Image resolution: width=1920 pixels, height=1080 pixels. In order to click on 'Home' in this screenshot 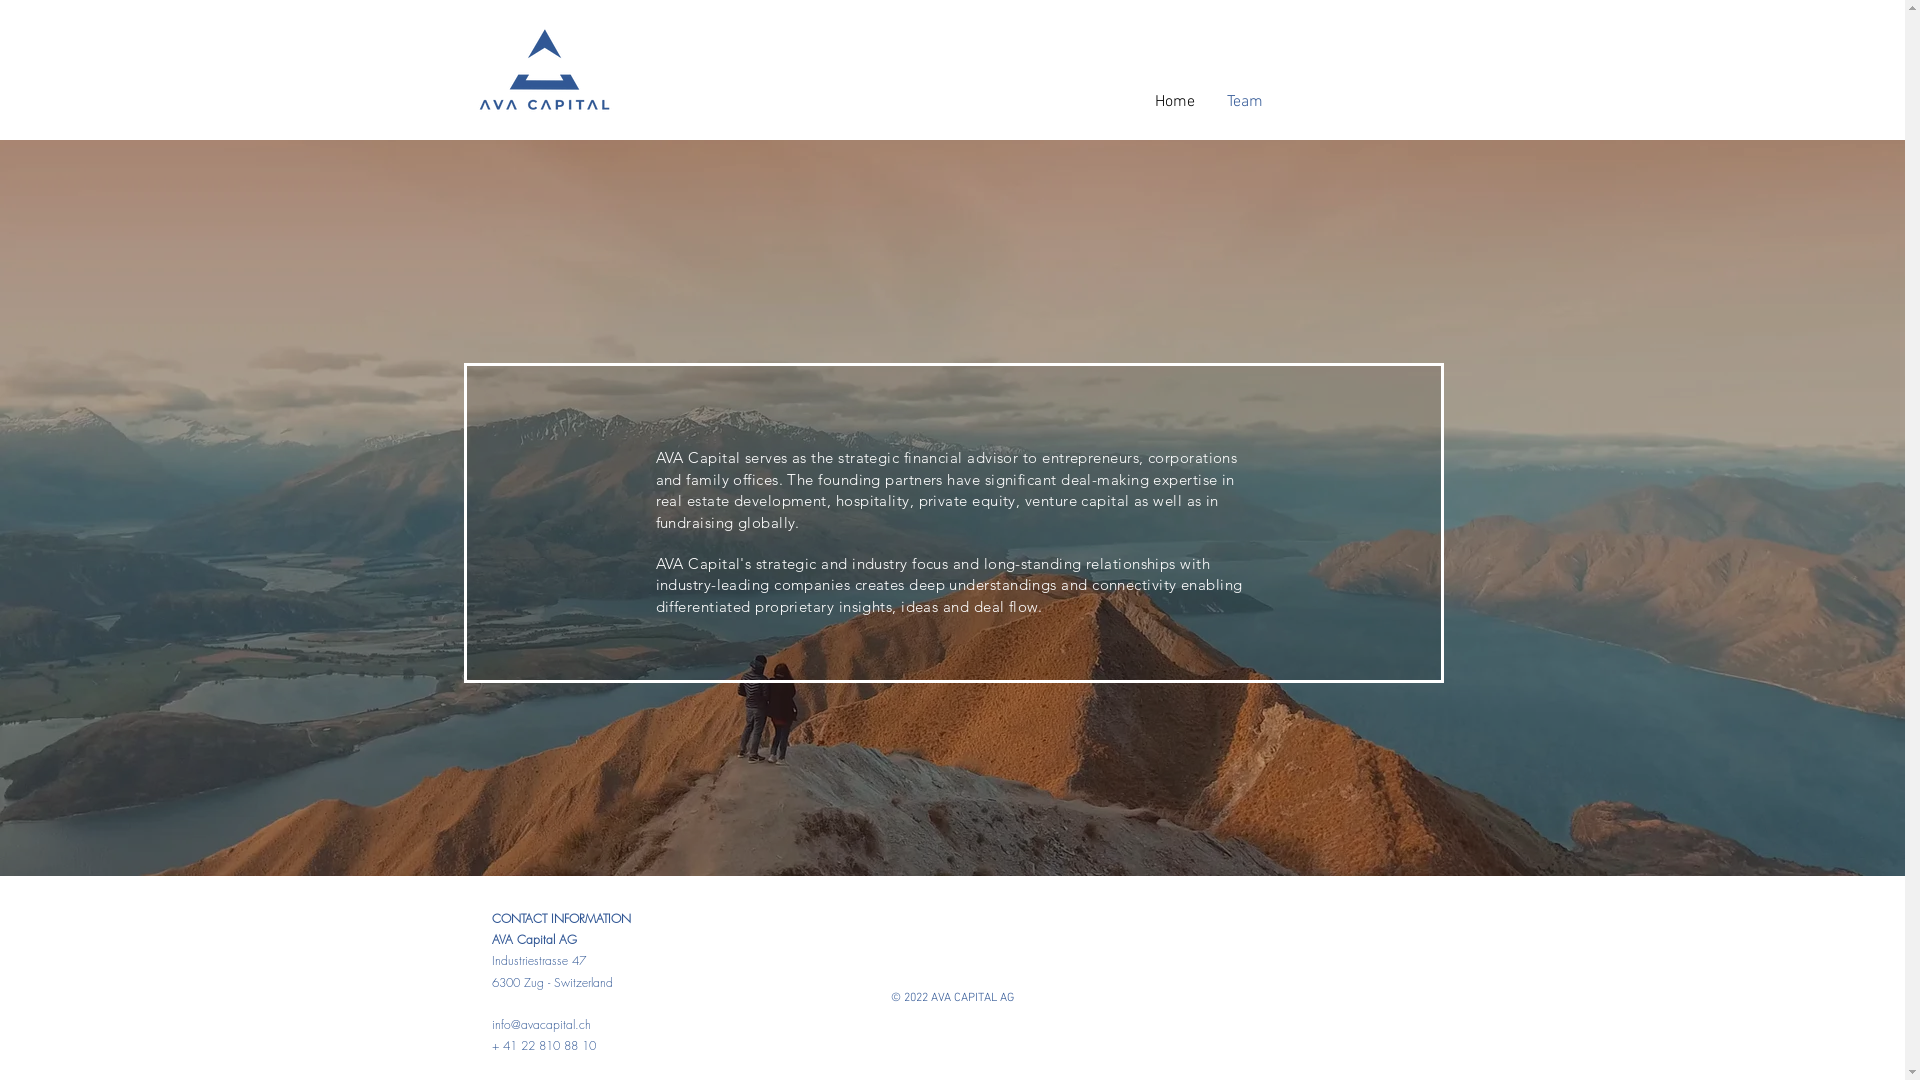, I will do `click(1175, 102)`.